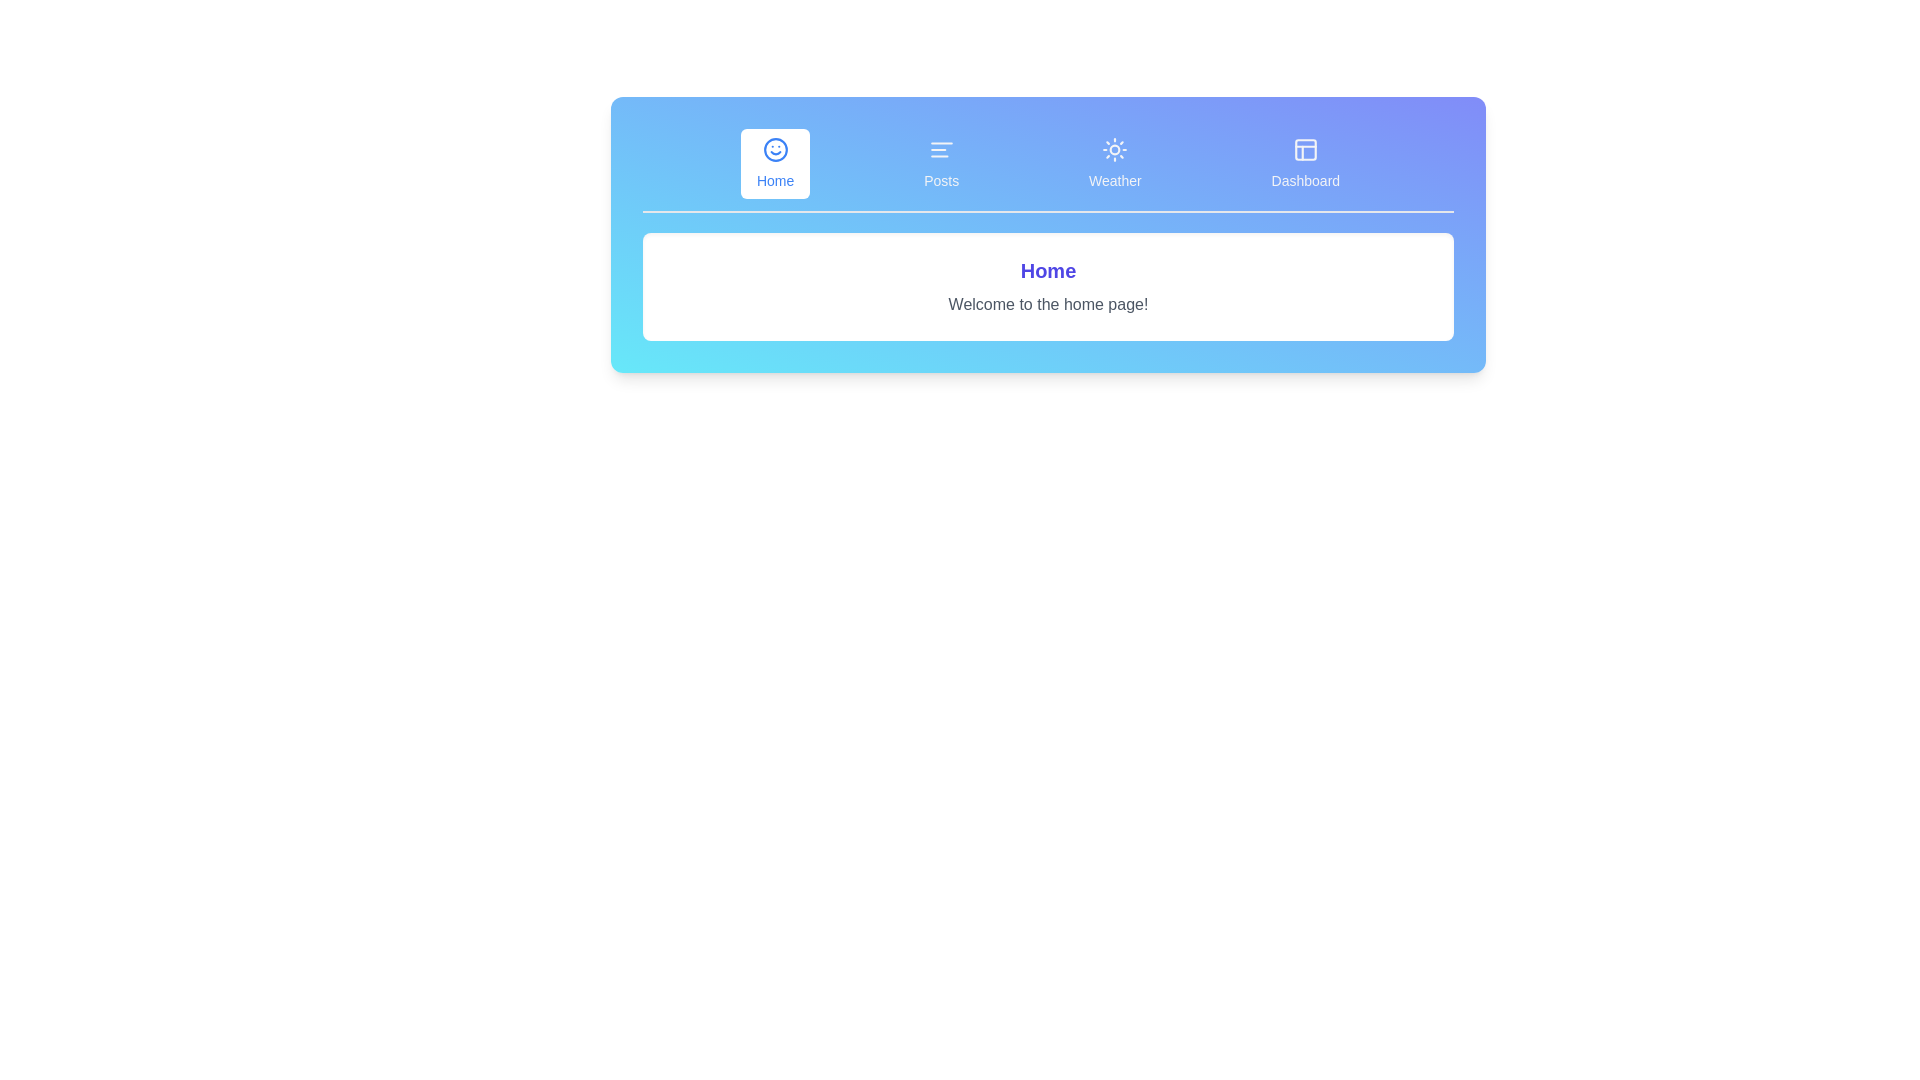 The width and height of the screenshot is (1920, 1080). Describe the element at coordinates (1114, 163) in the screenshot. I see `the tab labeled Weather` at that location.